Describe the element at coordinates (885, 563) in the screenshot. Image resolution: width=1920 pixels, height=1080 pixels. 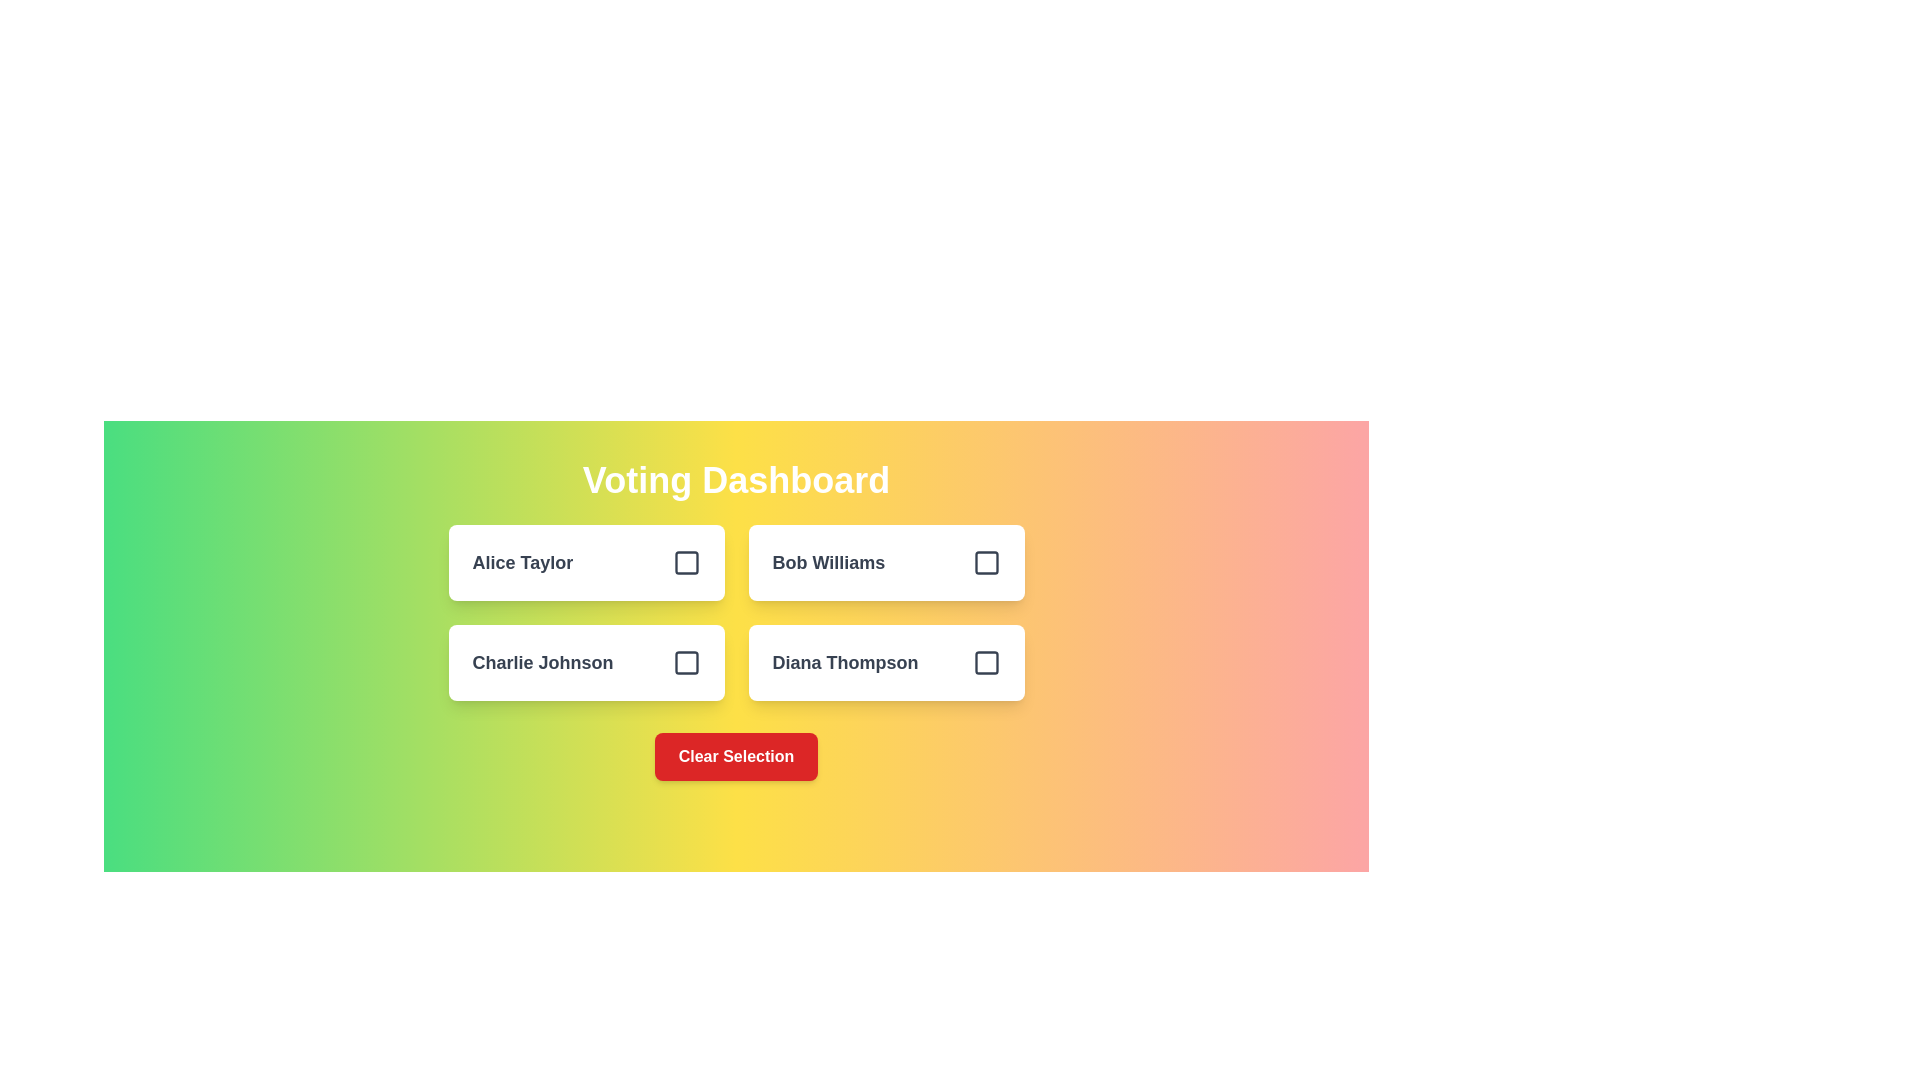
I see `the candidate item Bob Williams to observe the hover effect` at that location.